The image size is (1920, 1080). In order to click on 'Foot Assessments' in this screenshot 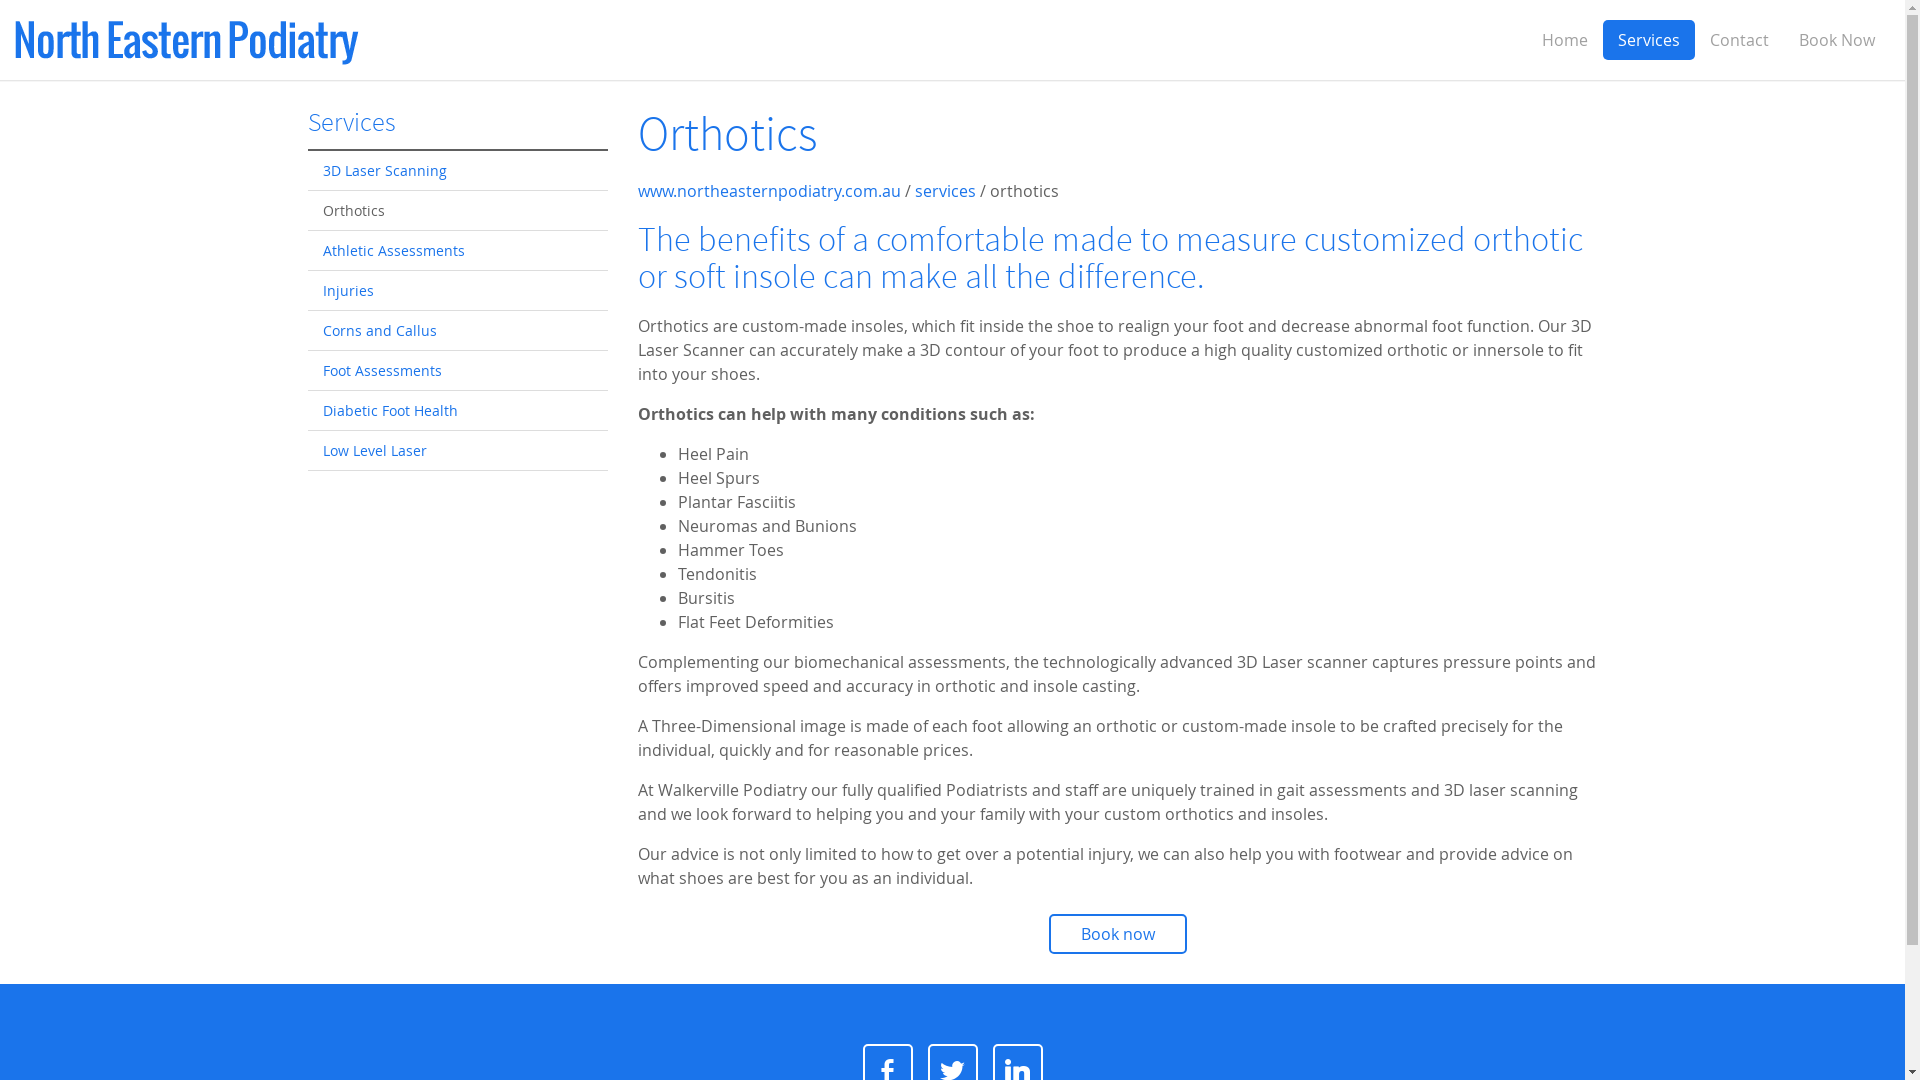, I will do `click(306, 370)`.